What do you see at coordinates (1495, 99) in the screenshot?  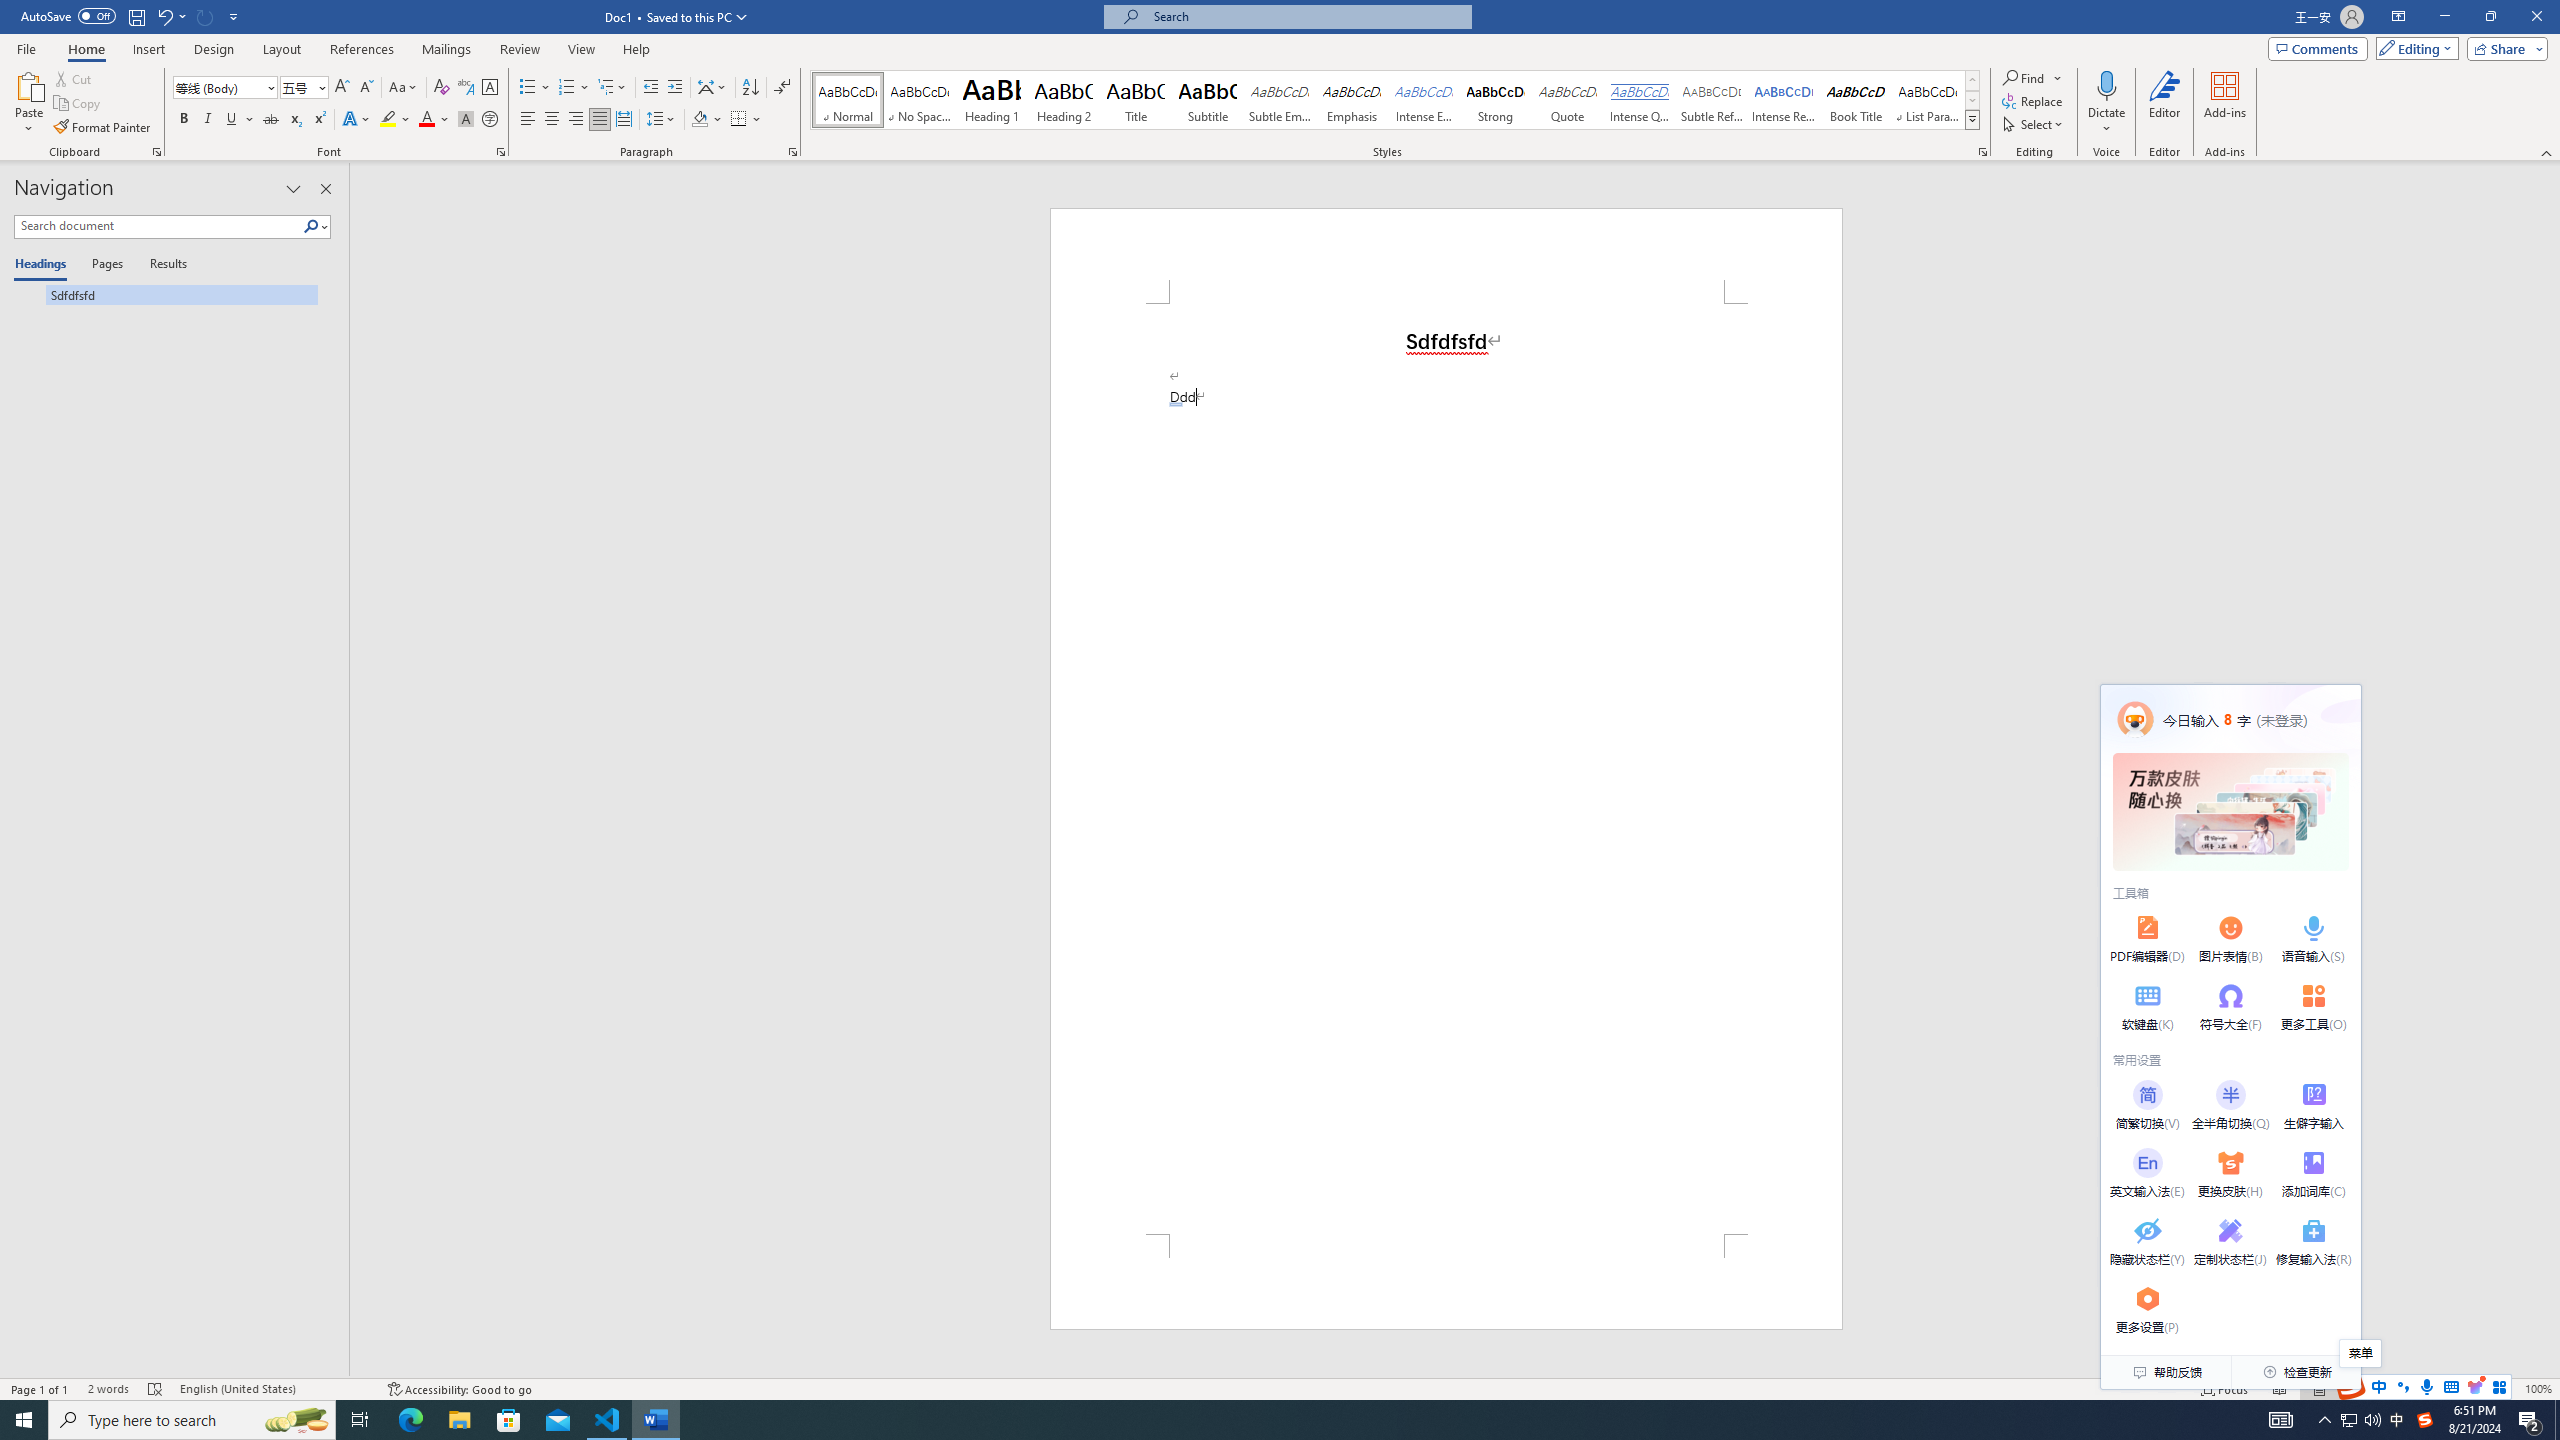 I see `'Strong'` at bounding box center [1495, 99].